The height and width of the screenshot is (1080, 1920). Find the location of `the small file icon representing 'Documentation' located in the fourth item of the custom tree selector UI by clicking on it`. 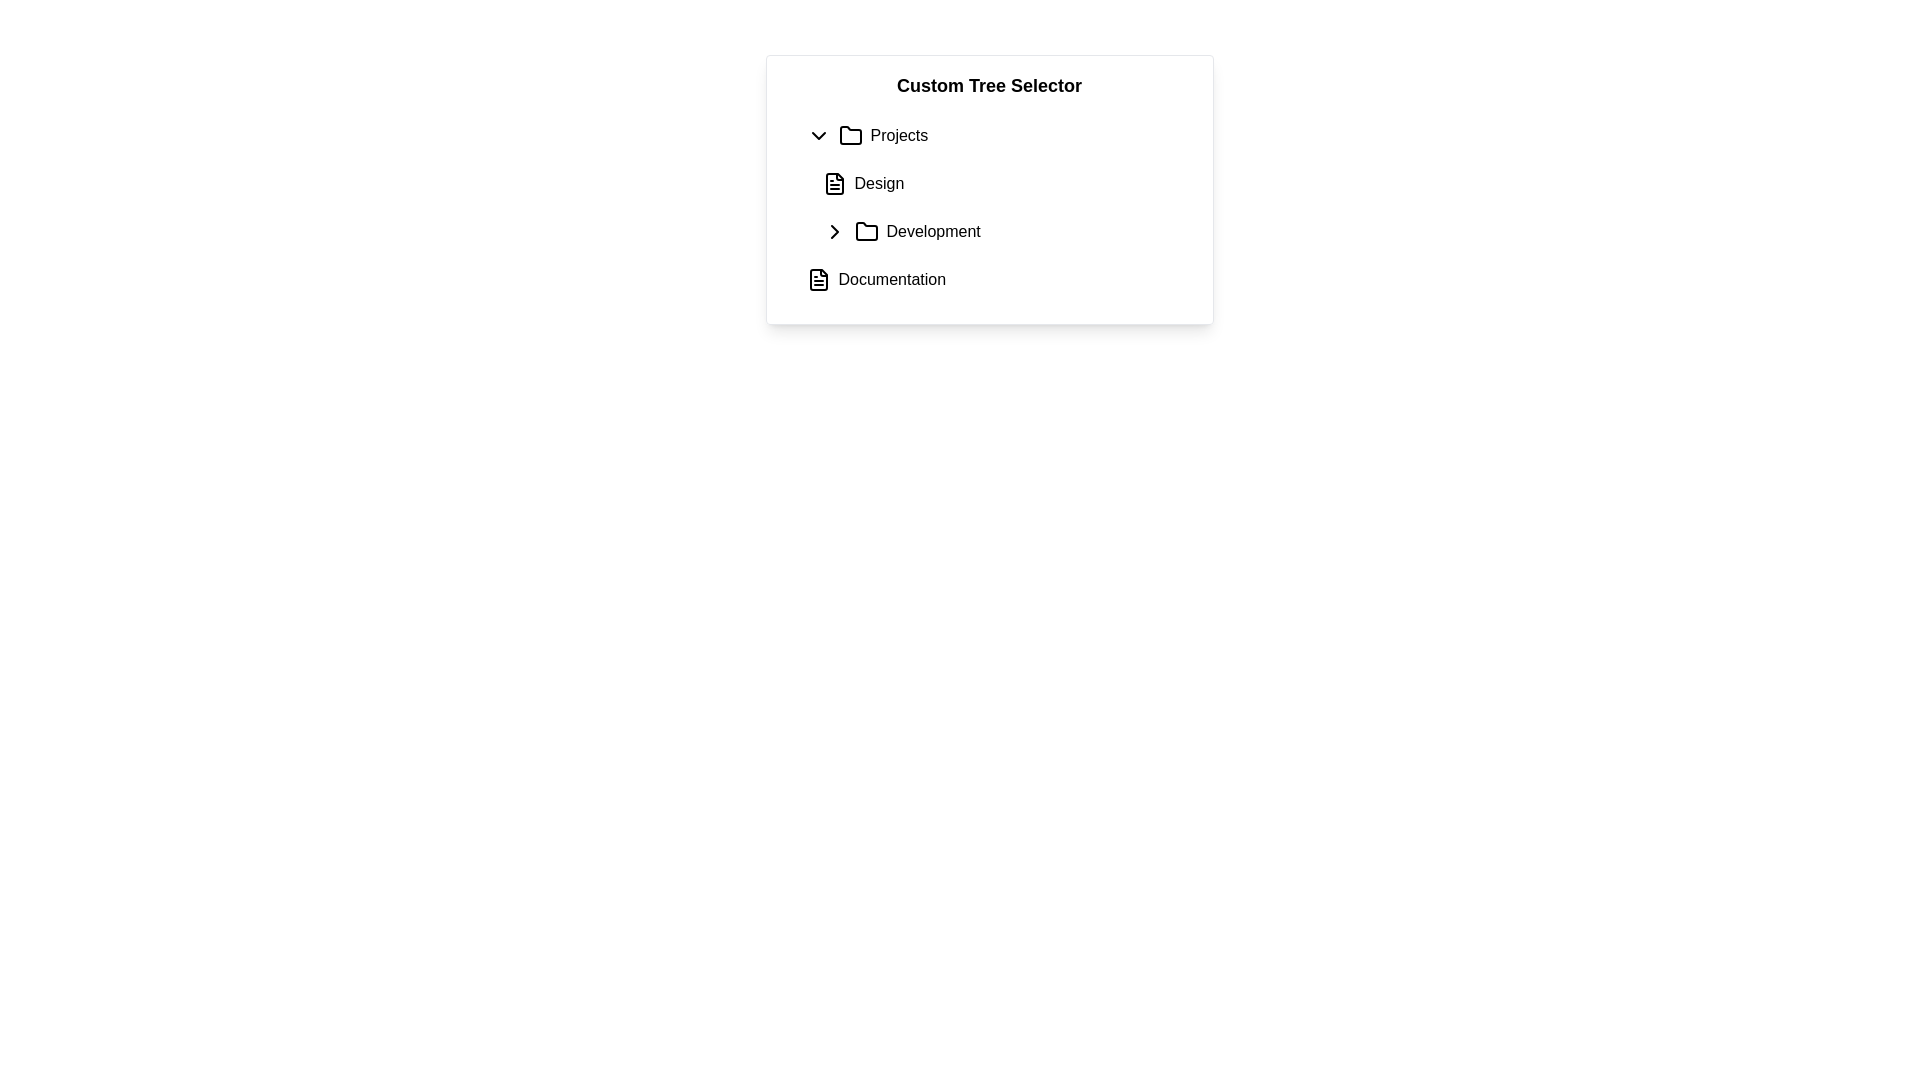

the small file icon representing 'Documentation' located in the fourth item of the custom tree selector UI by clicking on it is located at coordinates (818, 280).